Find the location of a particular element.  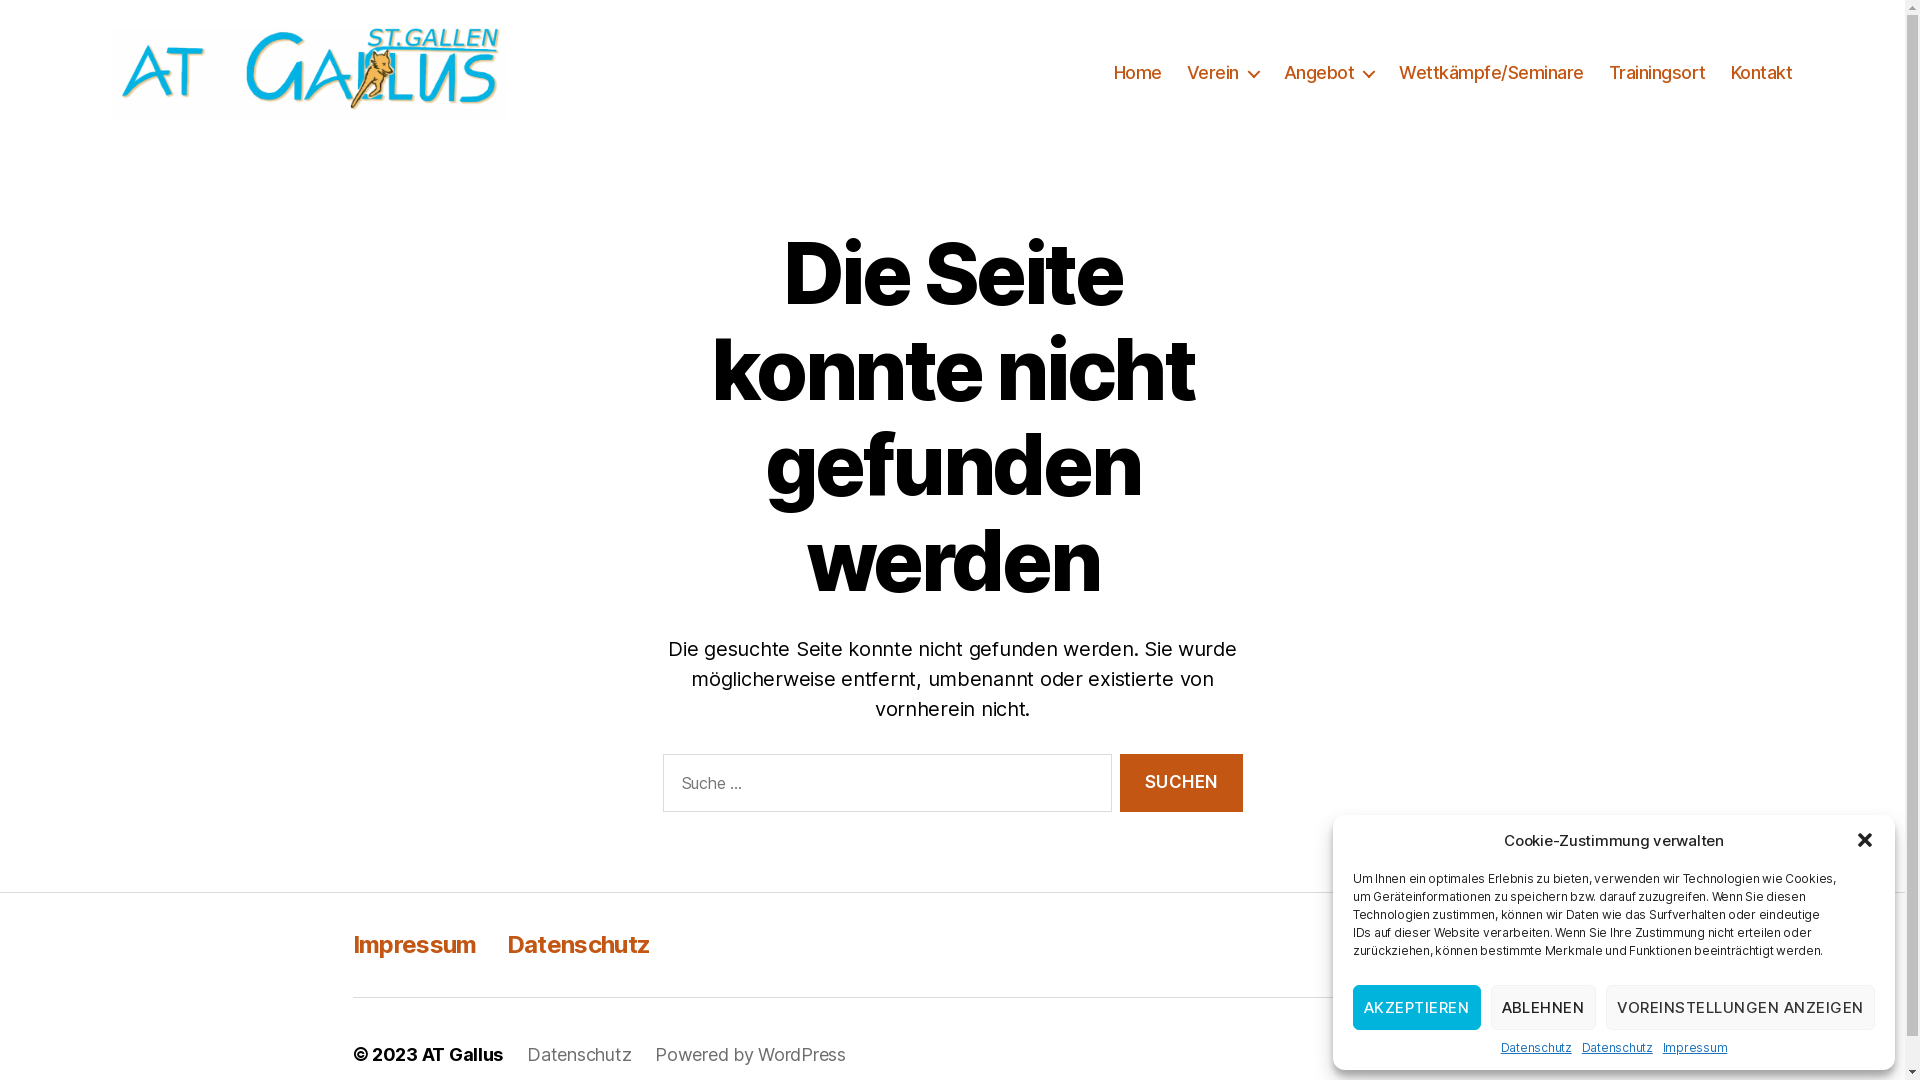

'AKZEPTIEREN' is located at coordinates (1415, 1007).